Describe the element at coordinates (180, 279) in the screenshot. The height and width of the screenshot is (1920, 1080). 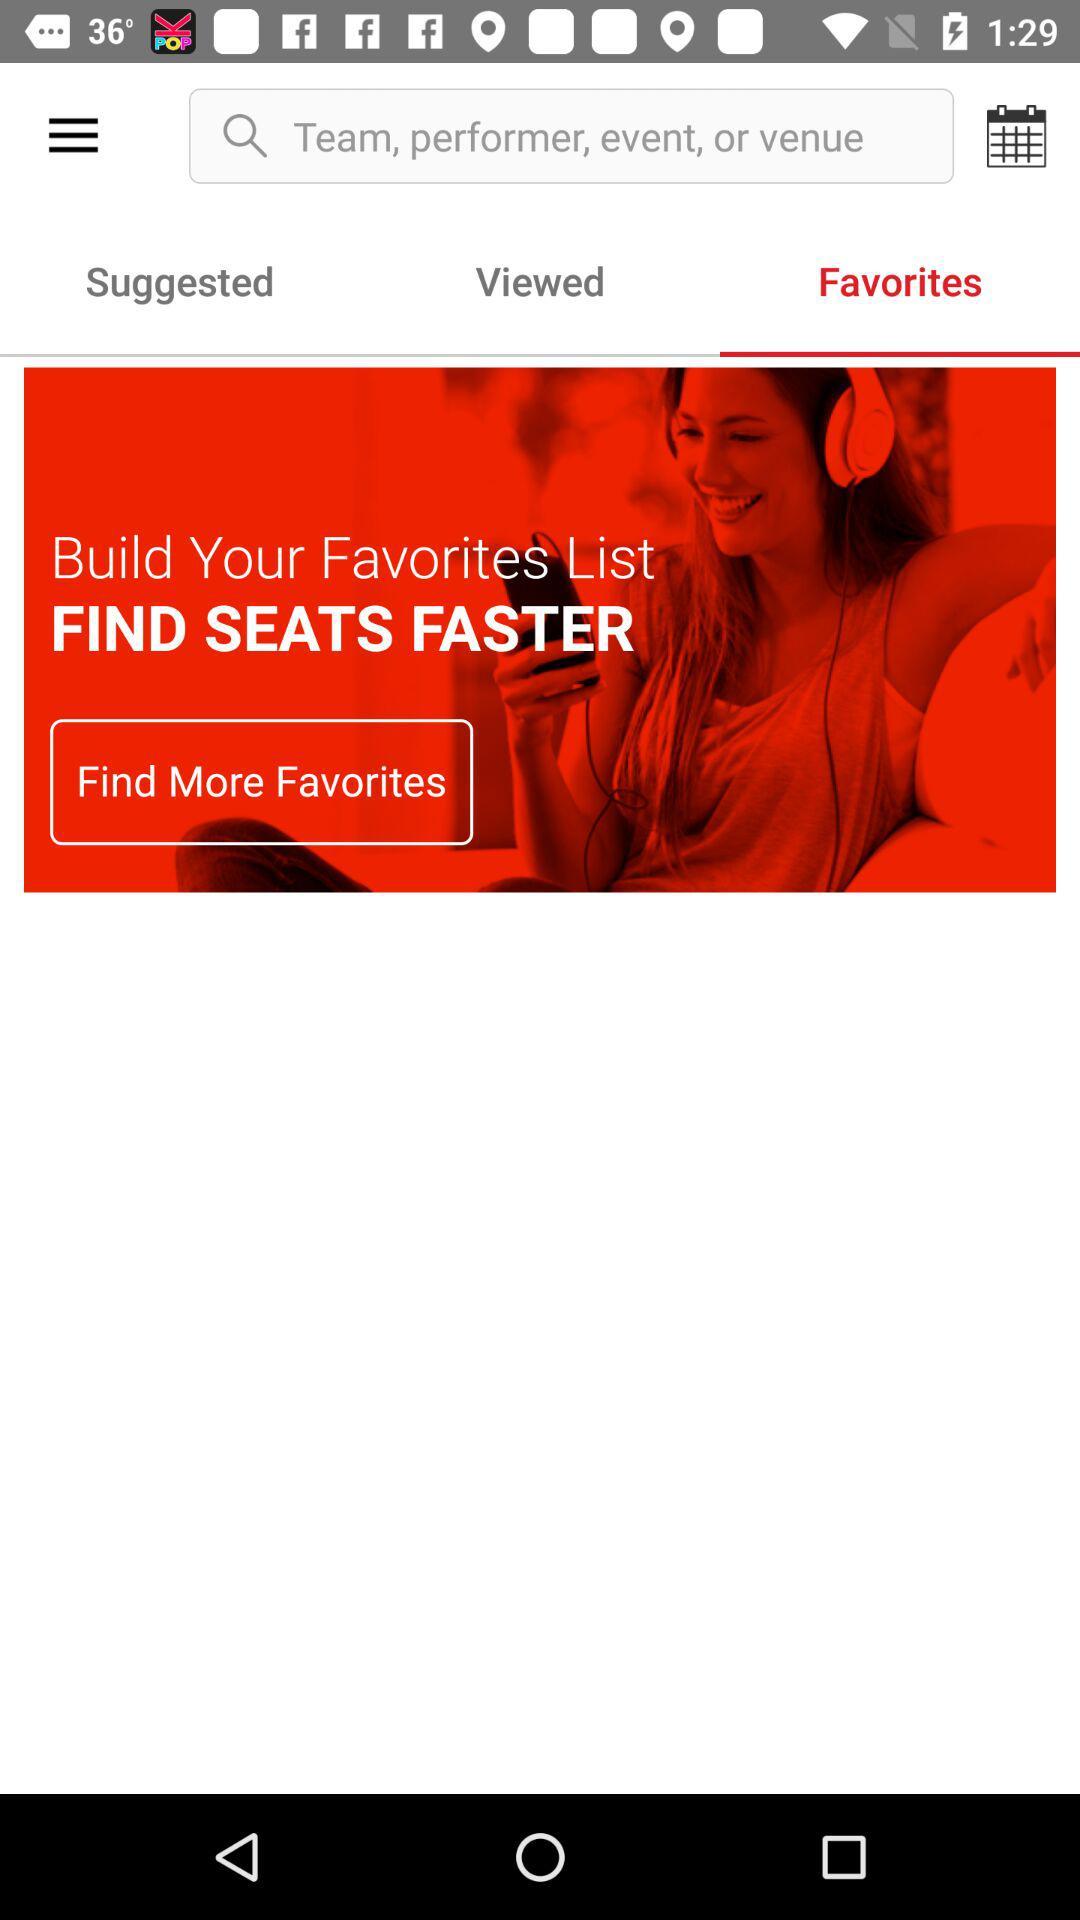
I see `the icon next to viewed icon` at that location.